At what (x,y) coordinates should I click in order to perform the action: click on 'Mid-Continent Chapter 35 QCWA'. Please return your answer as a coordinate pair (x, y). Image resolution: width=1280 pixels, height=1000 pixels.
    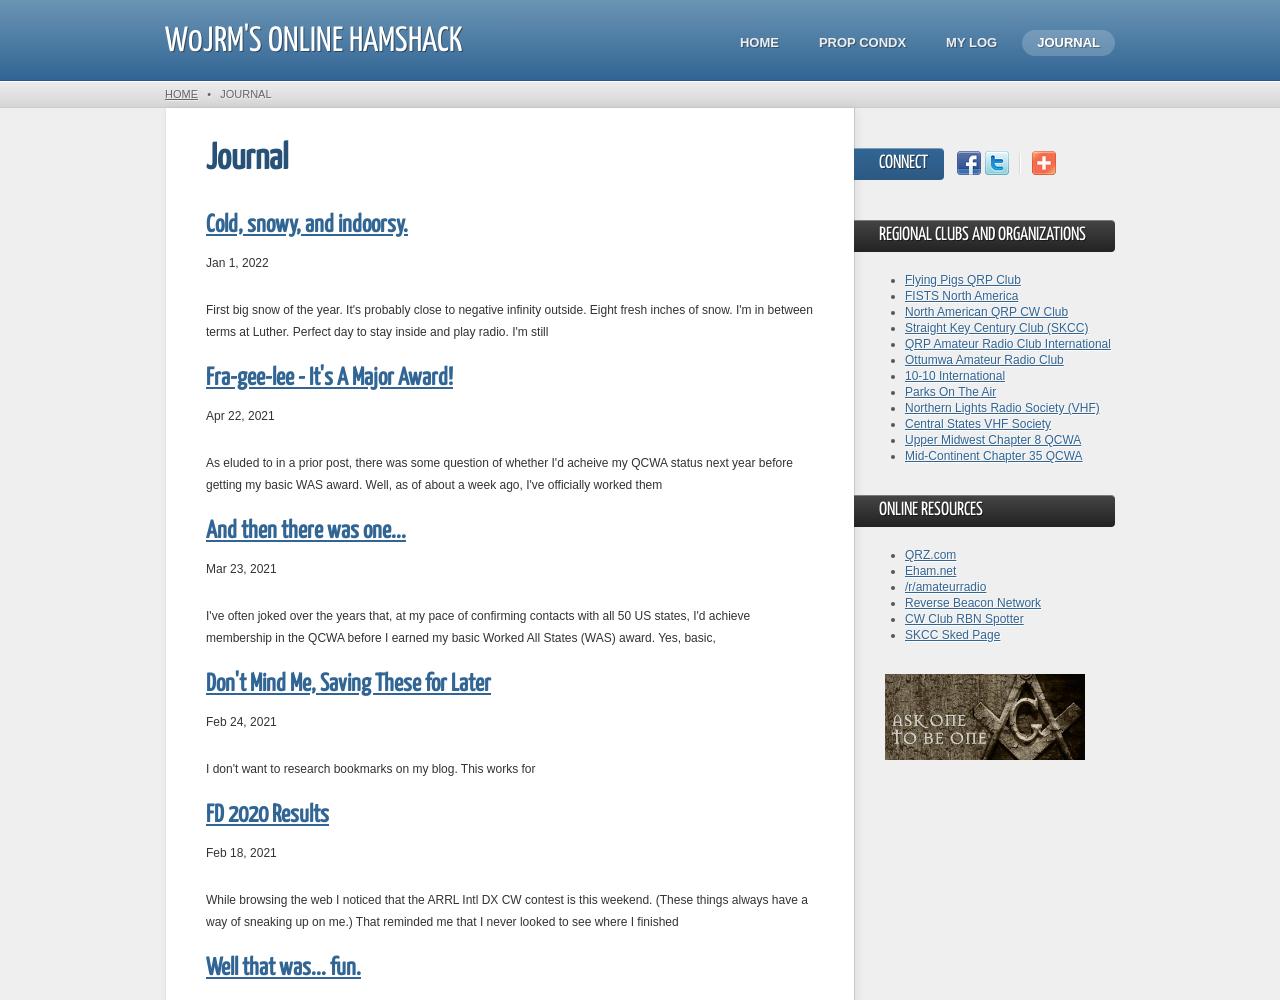
    Looking at the image, I should click on (993, 455).